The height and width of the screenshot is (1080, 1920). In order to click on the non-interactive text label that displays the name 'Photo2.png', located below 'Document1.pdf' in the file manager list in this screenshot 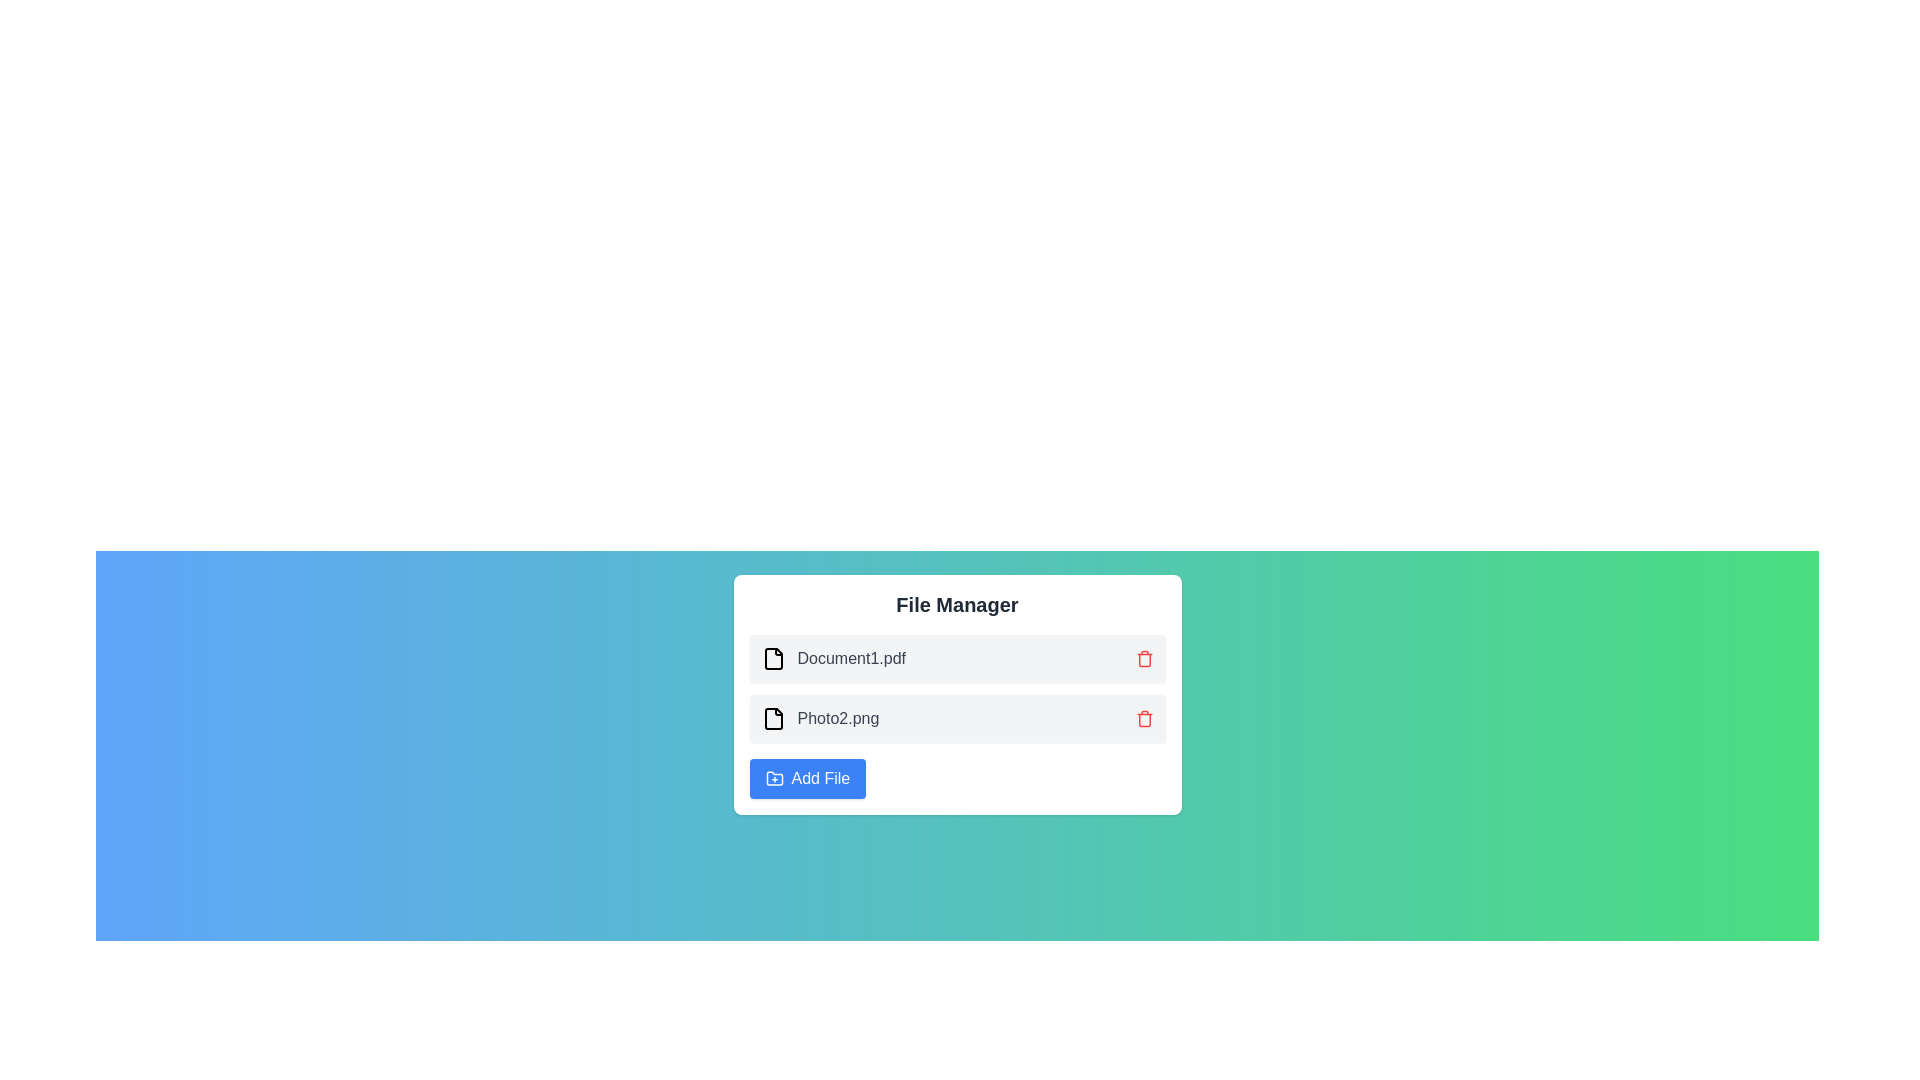, I will do `click(838, 717)`.